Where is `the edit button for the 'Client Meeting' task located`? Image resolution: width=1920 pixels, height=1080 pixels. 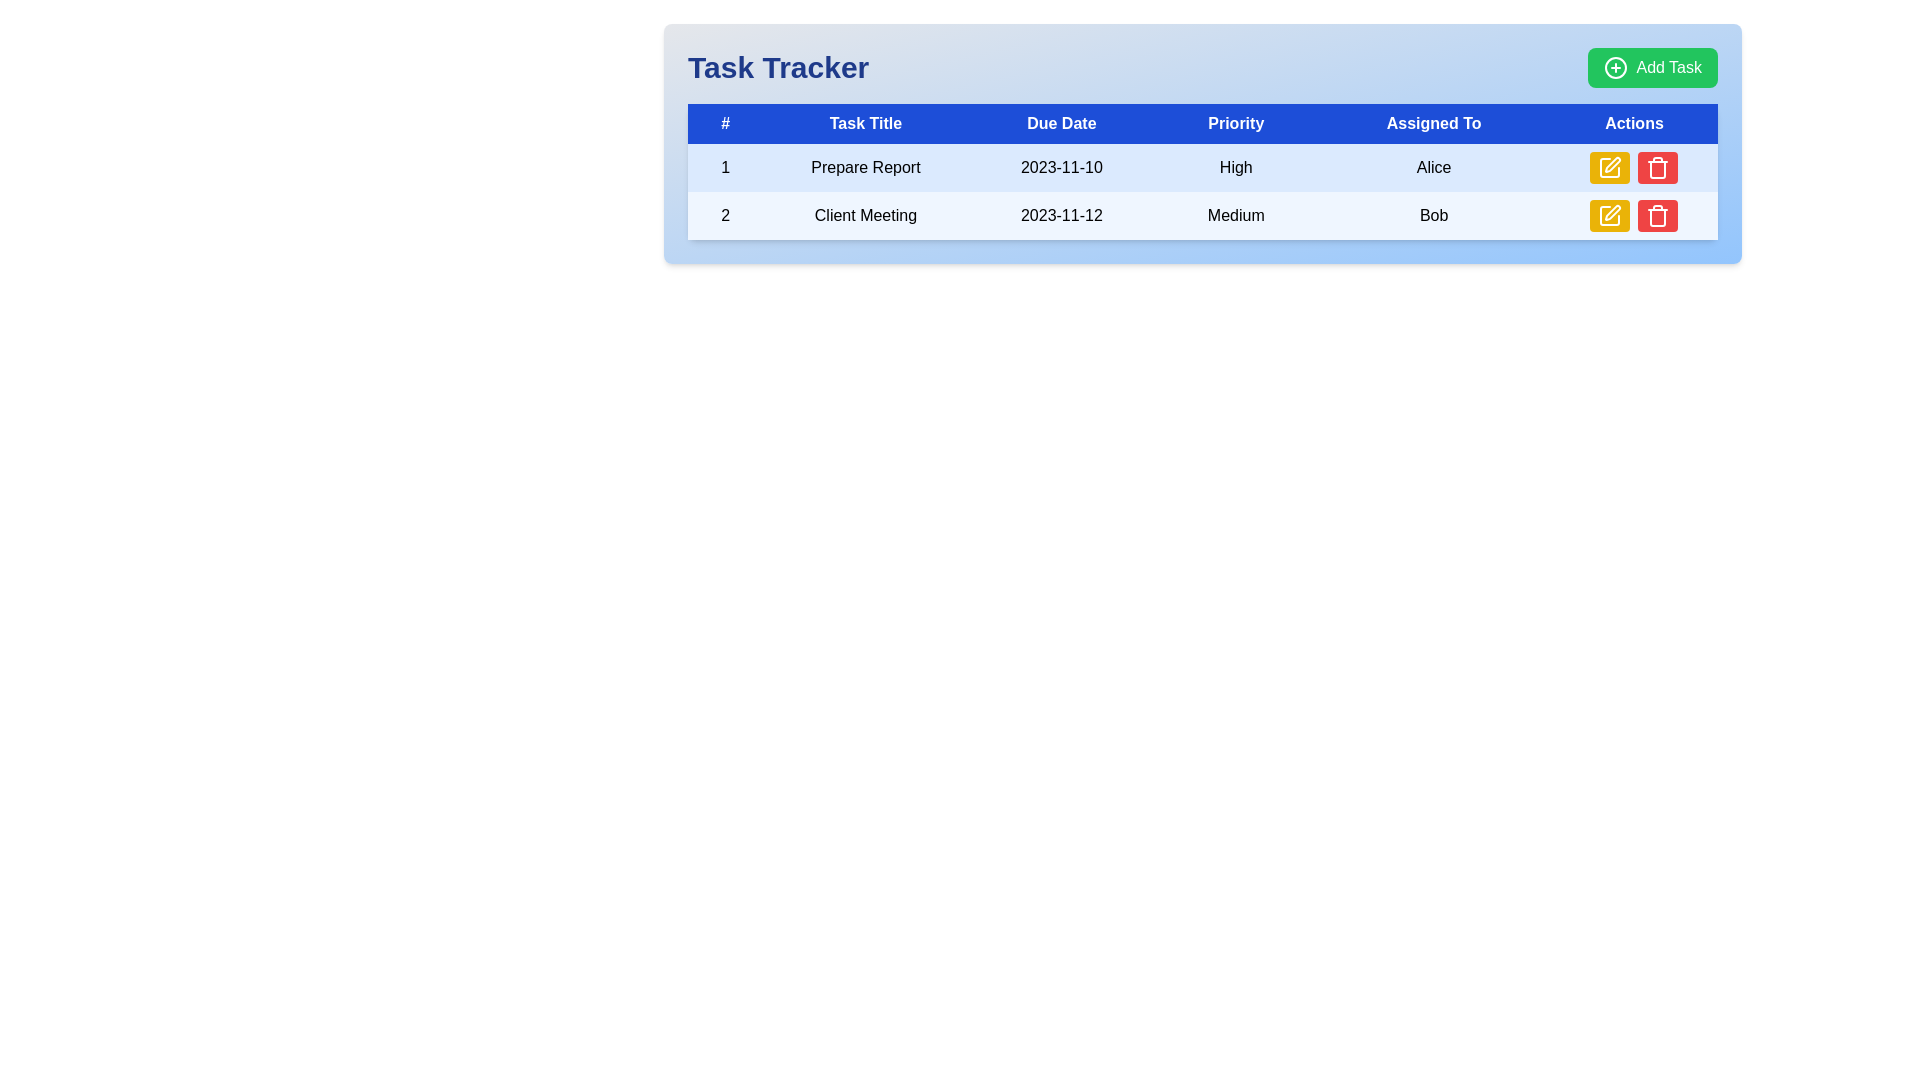
the edit button for the 'Client Meeting' task located is located at coordinates (1613, 212).